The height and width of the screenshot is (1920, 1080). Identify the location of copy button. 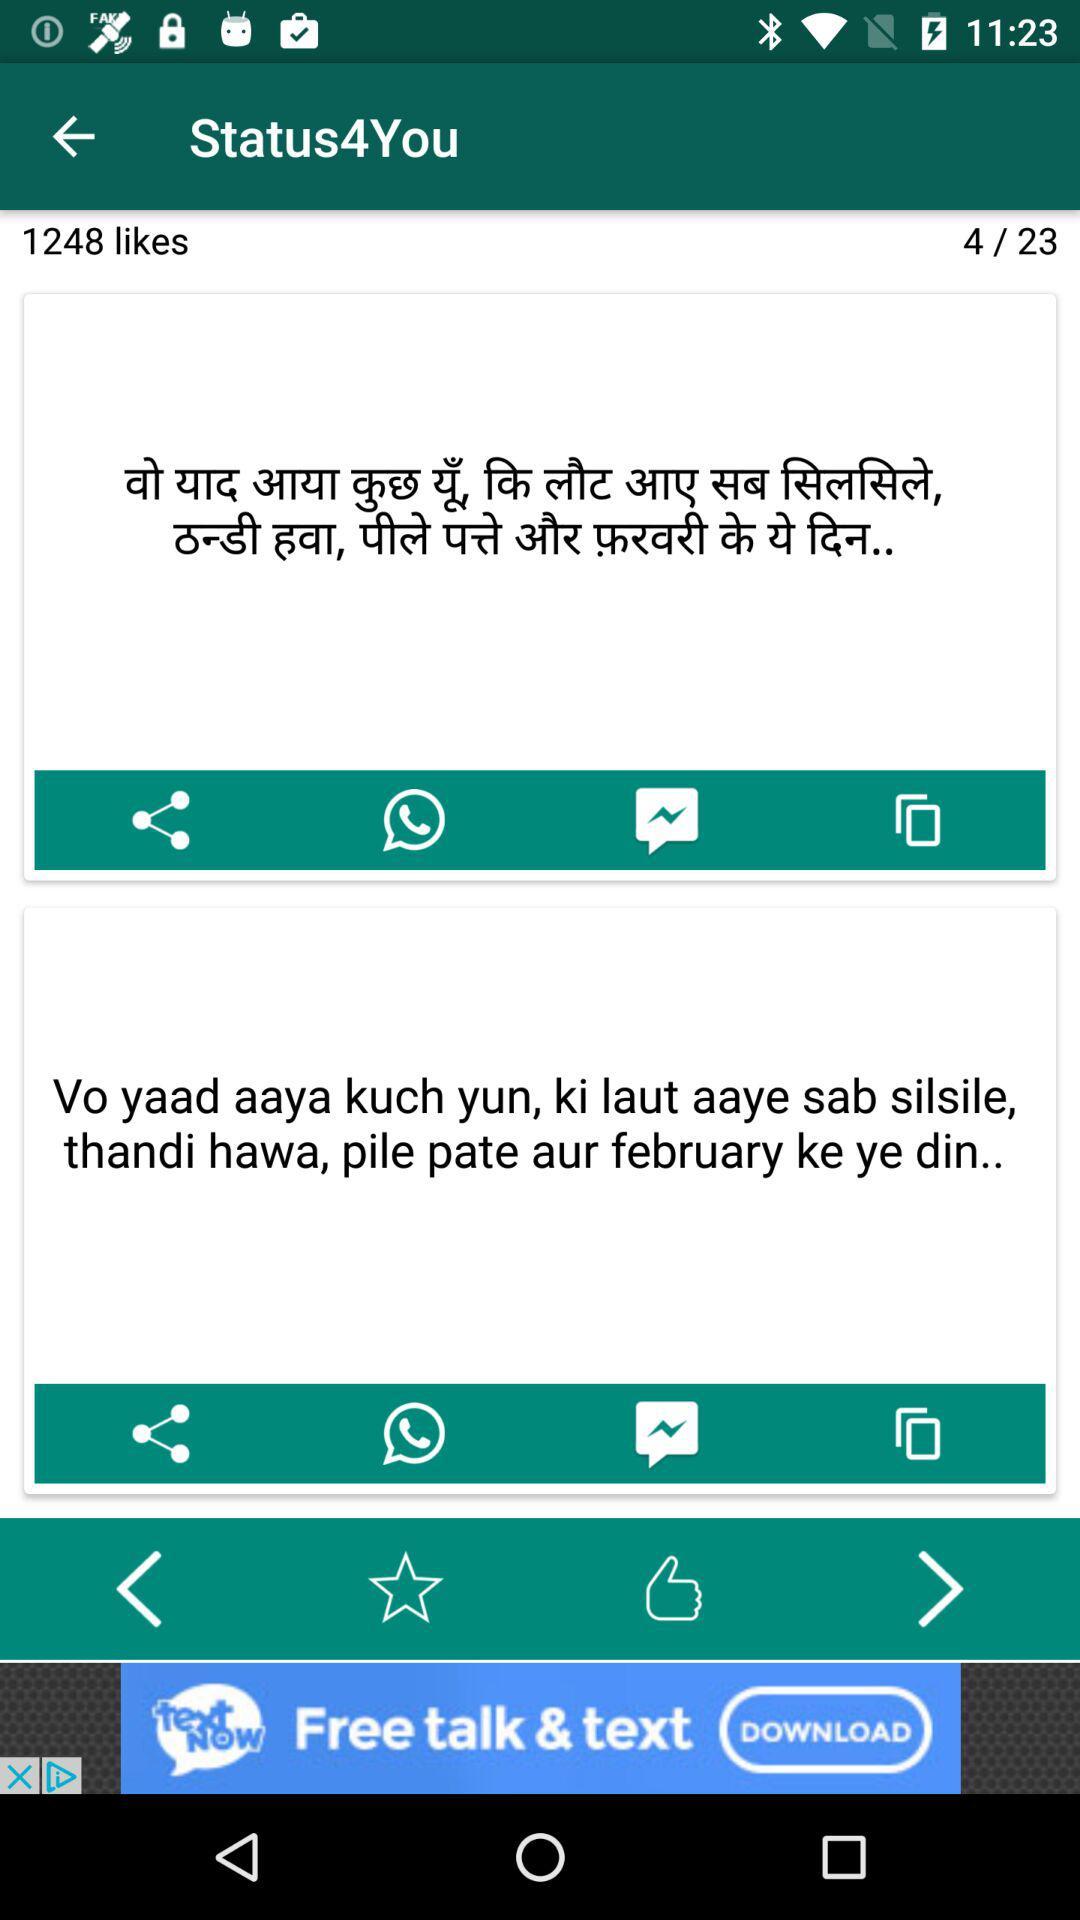
(919, 820).